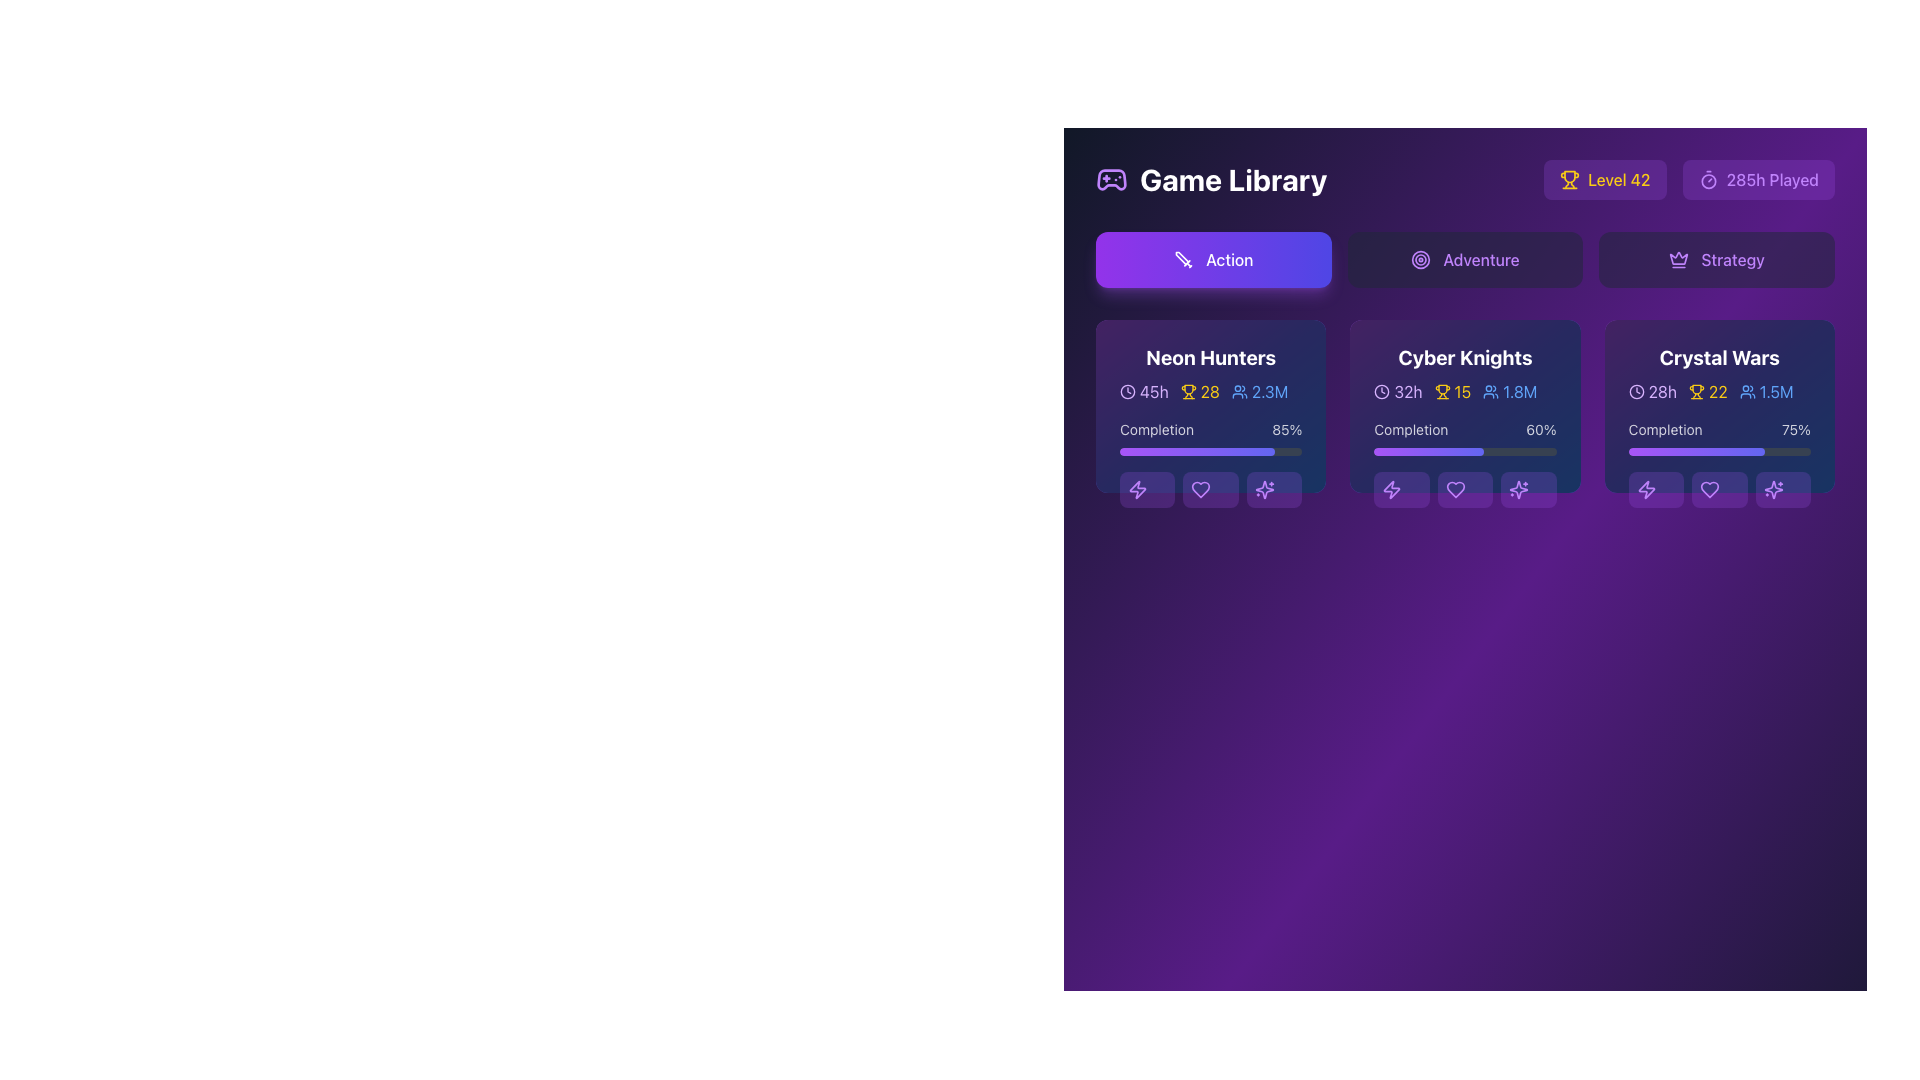  Describe the element at coordinates (1465, 381) in the screenshot. I see `the title and statistical representation of the game 'Cyber Knights' in the second column of the Action game category section, located above the progress bar and icons` at that location.